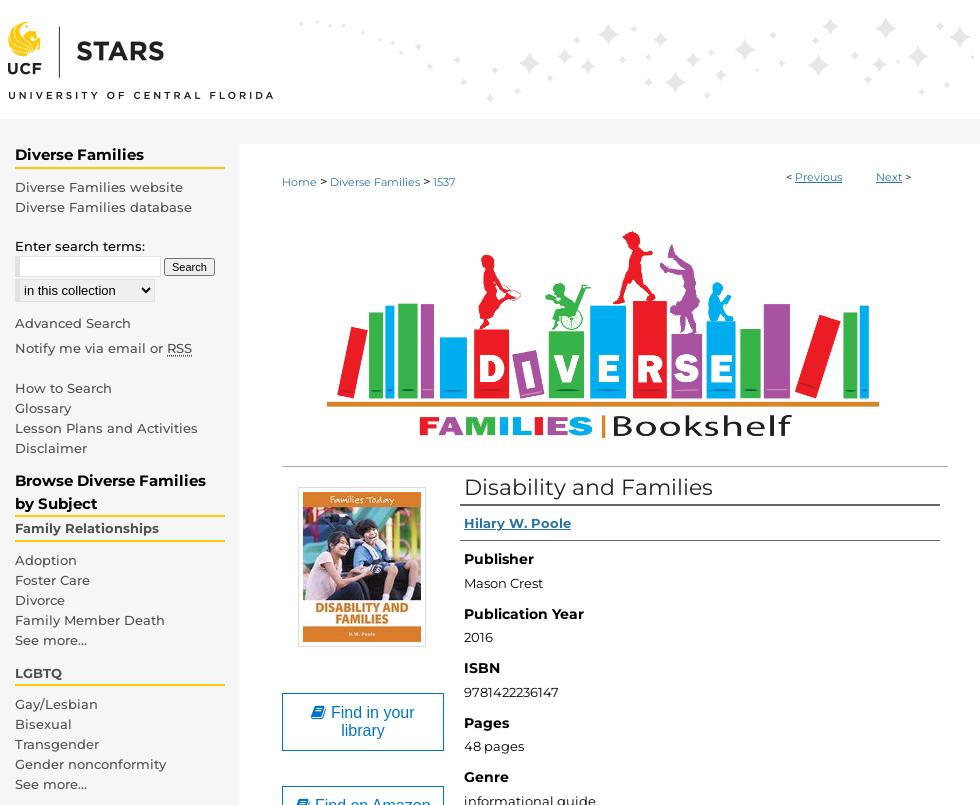 This screenshot has height=805, width=980. Describe the element at coordinates (110, 491) in the screenshot. I see `'Browse Diverse Families by Subject'` at that location.